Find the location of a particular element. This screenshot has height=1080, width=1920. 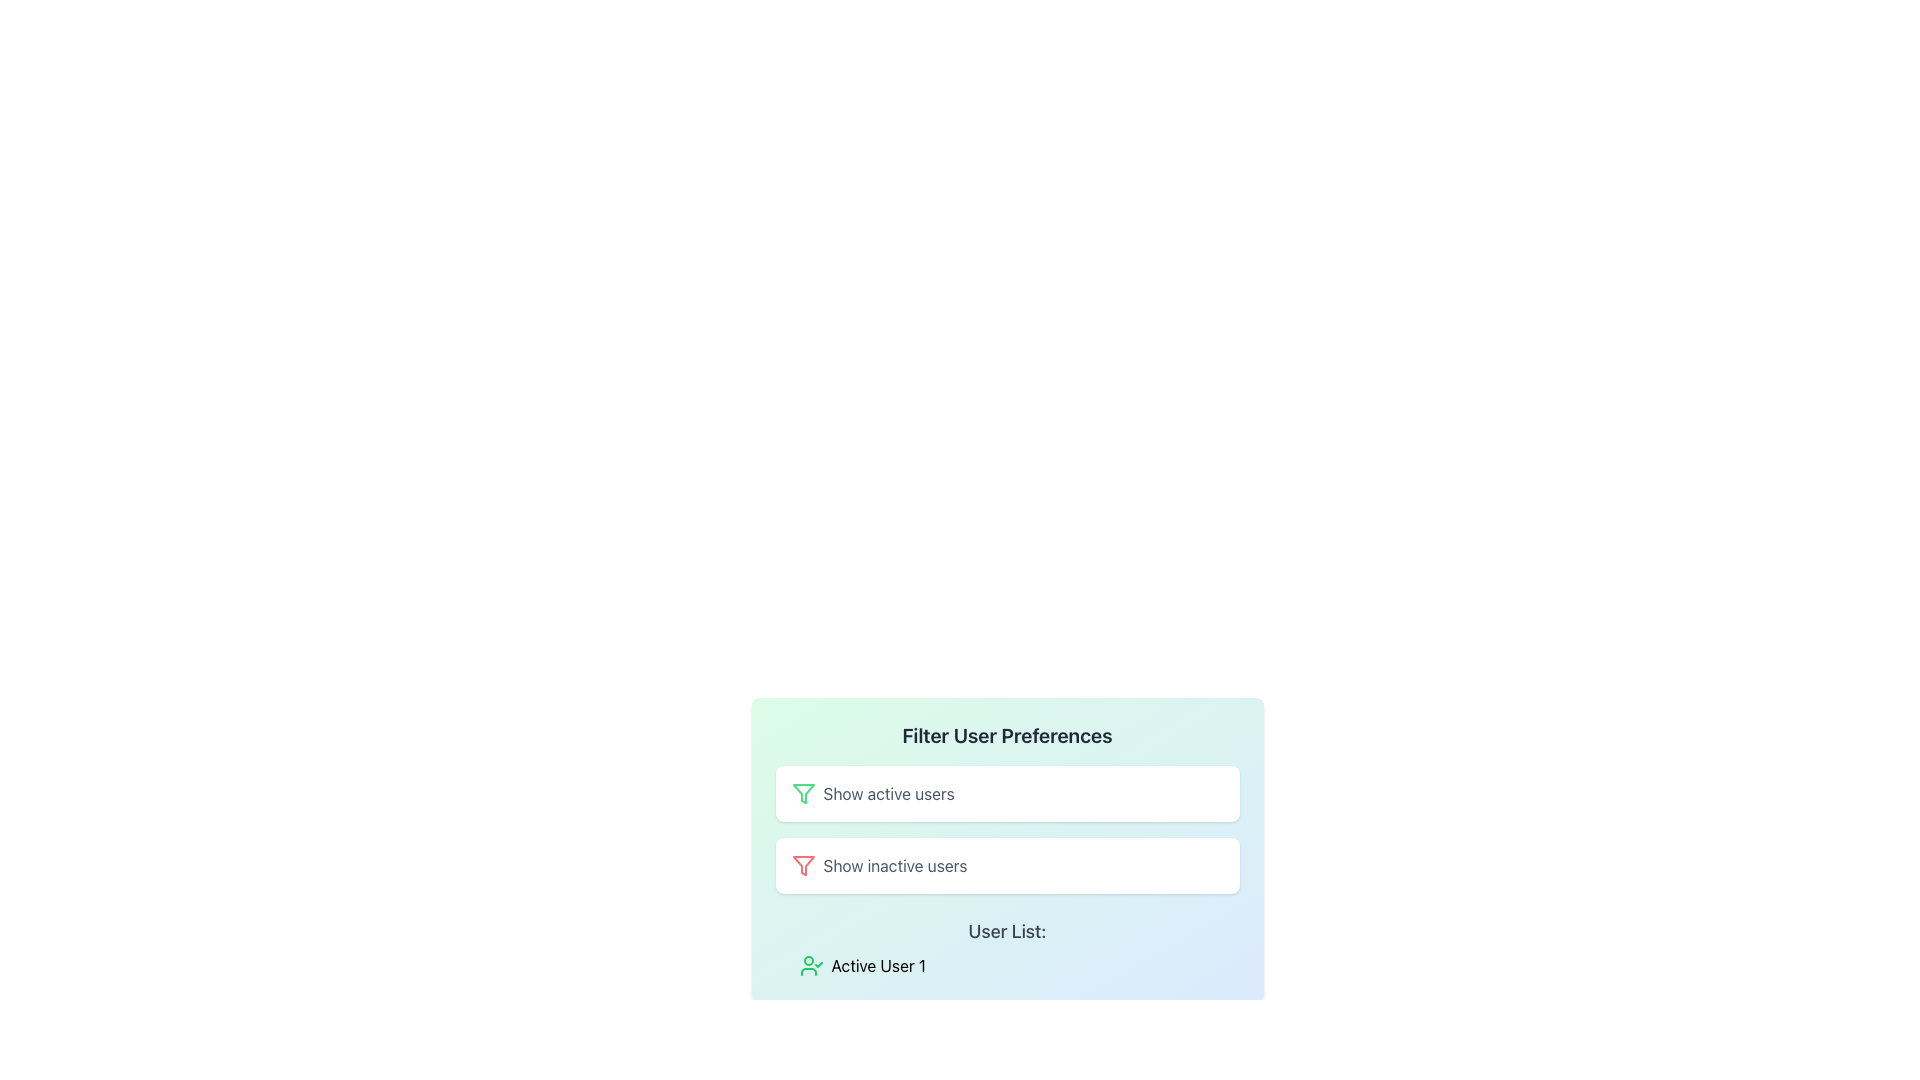

the toggle switch styled as a horizontal oval with rounded corners from its current position is located at coordinates (1202, 865).